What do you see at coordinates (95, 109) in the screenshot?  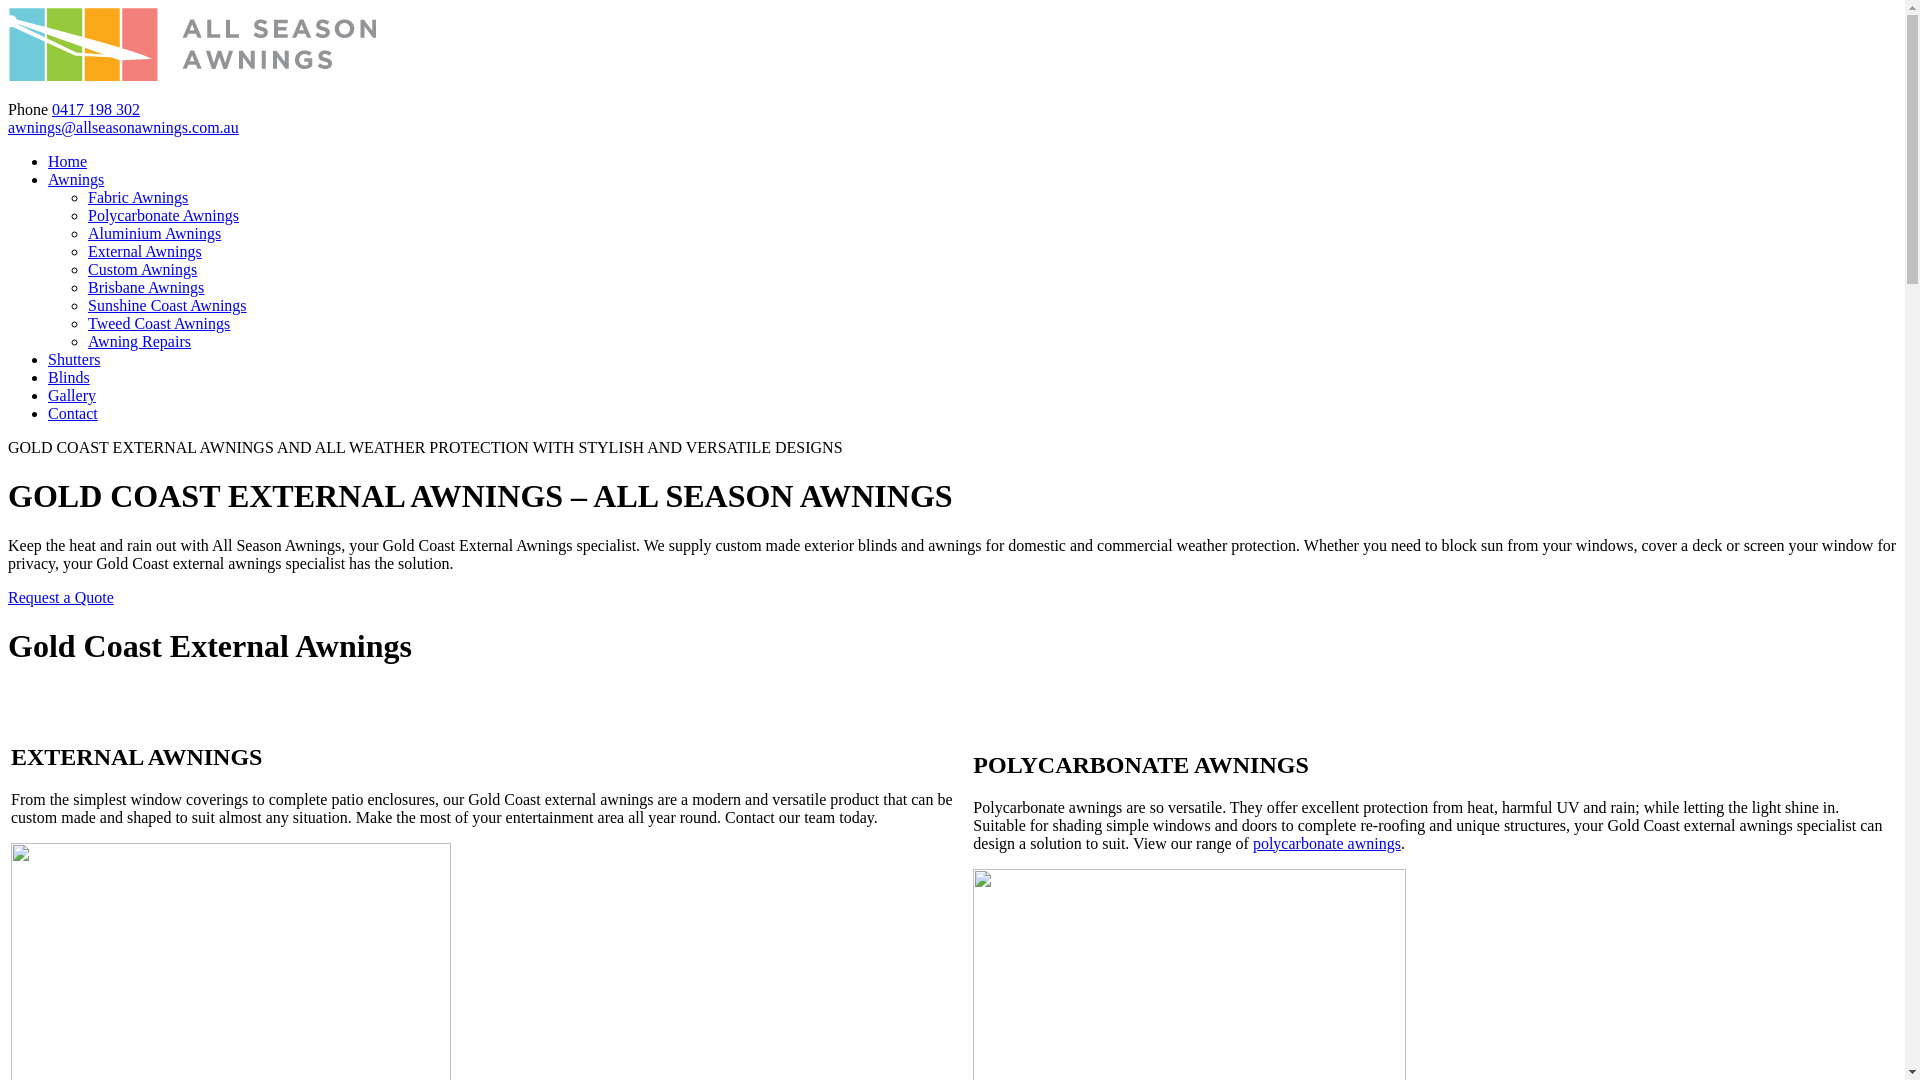 I see `'0417 198 302'` at bounding box center [95, 109].